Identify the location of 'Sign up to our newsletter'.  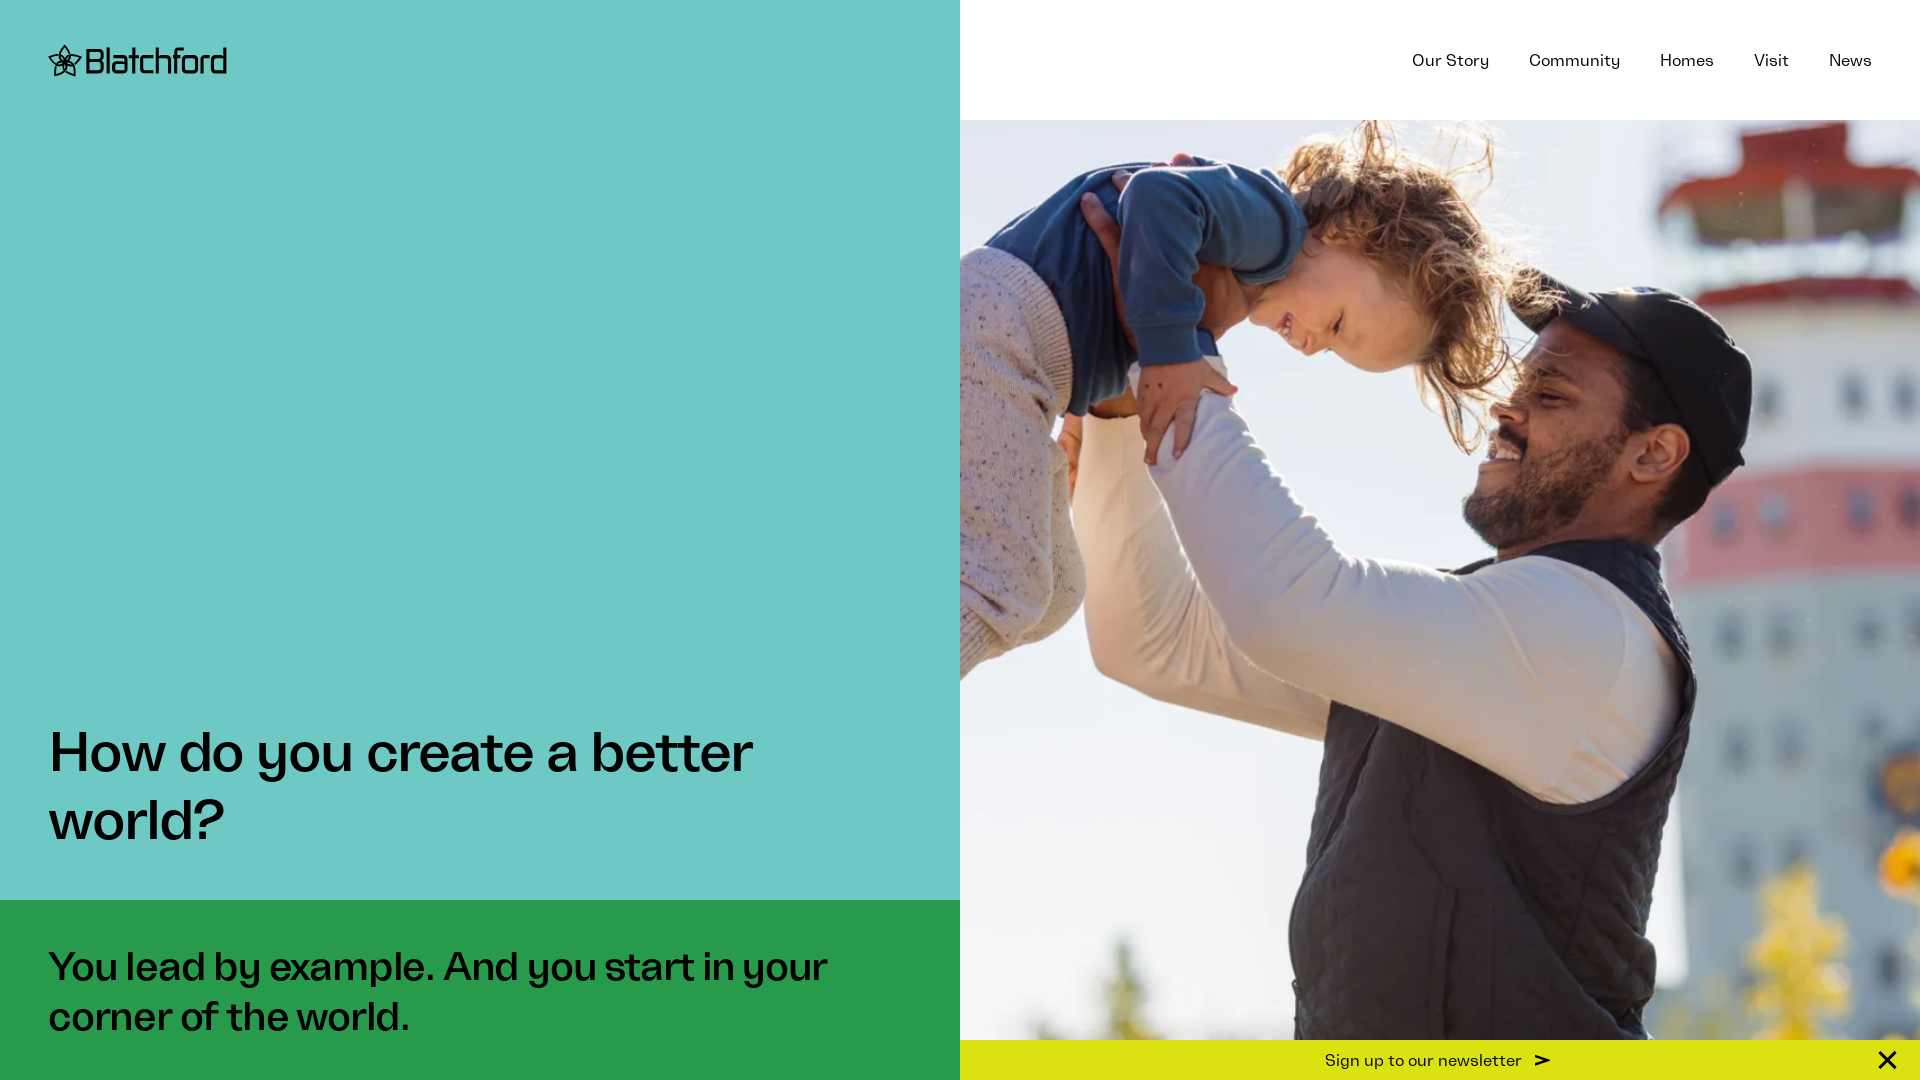
(1440, 1059).